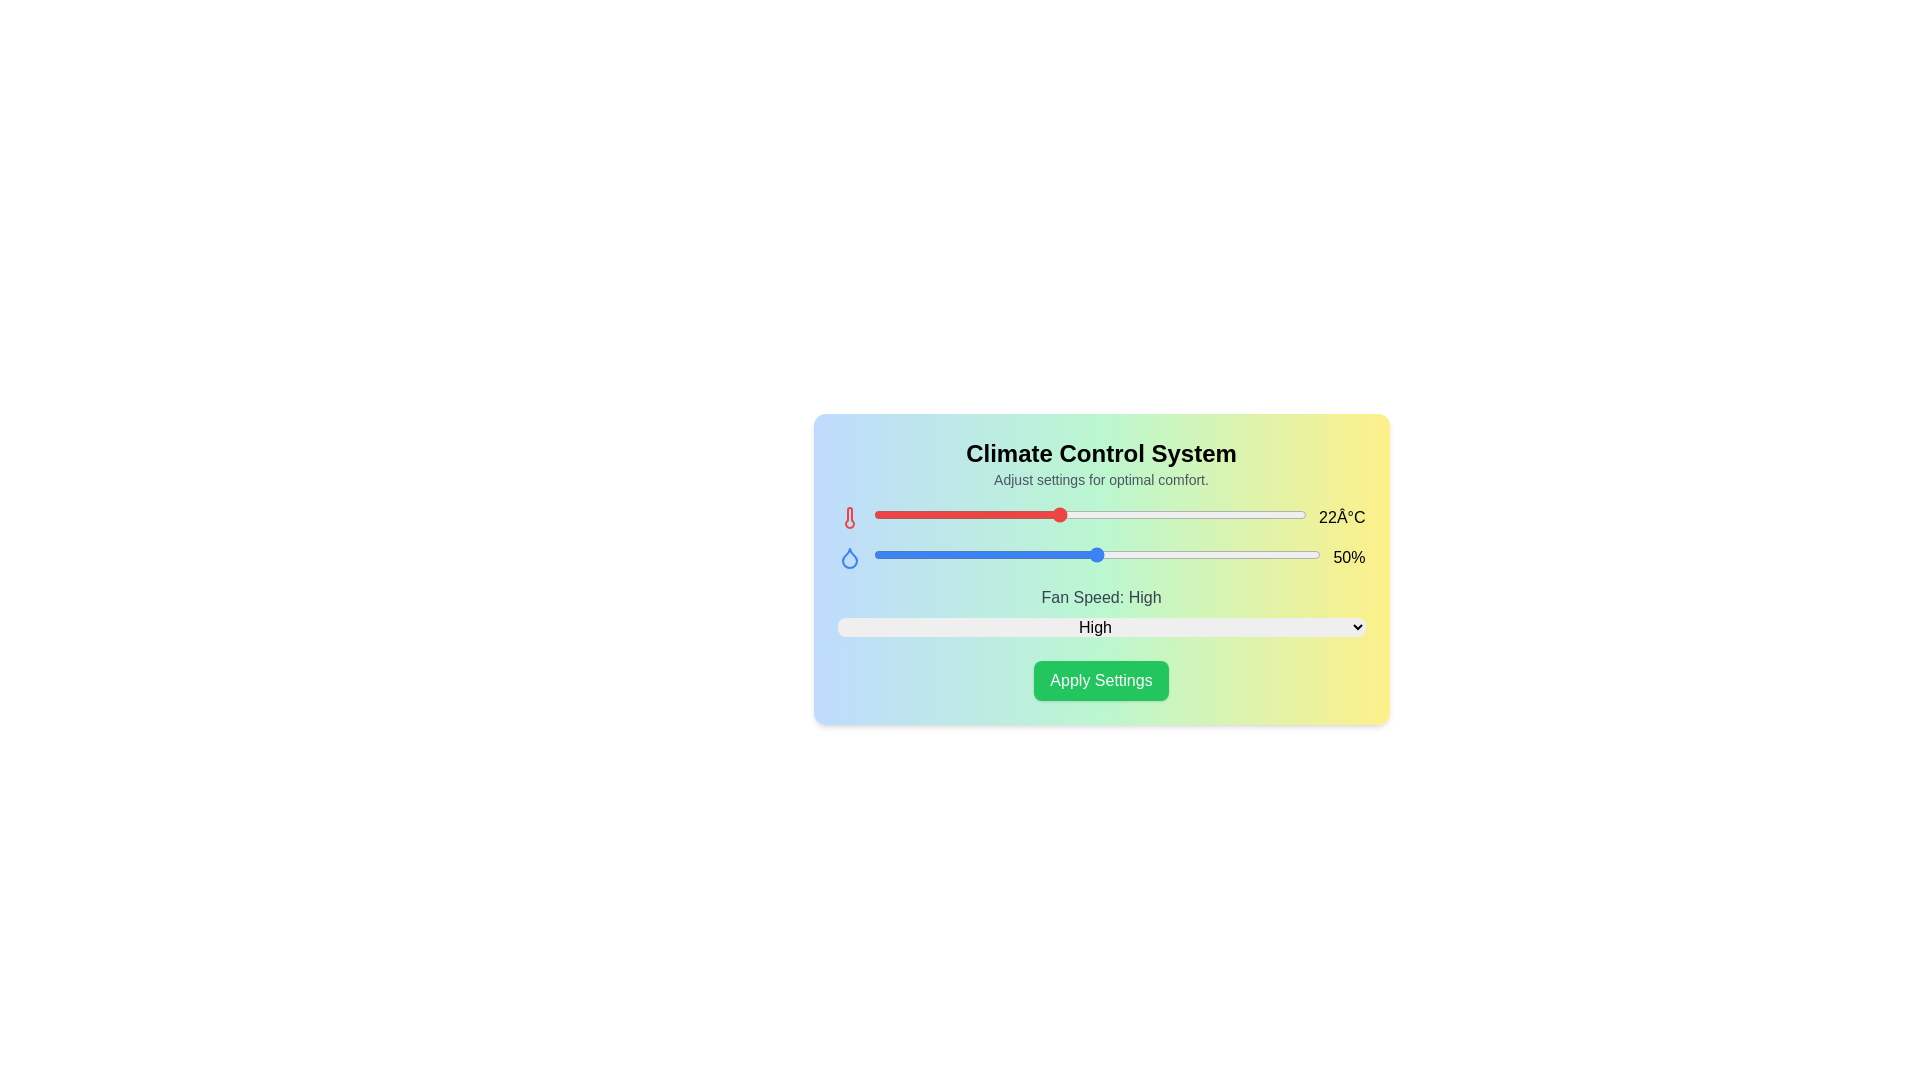 The height and width of the screenshot is (1080, 1920). What do you see at coordinates (1089, 514) in the screenshot?
I see `the temperature slider to 23°C` at bounding box center [1089, 514].